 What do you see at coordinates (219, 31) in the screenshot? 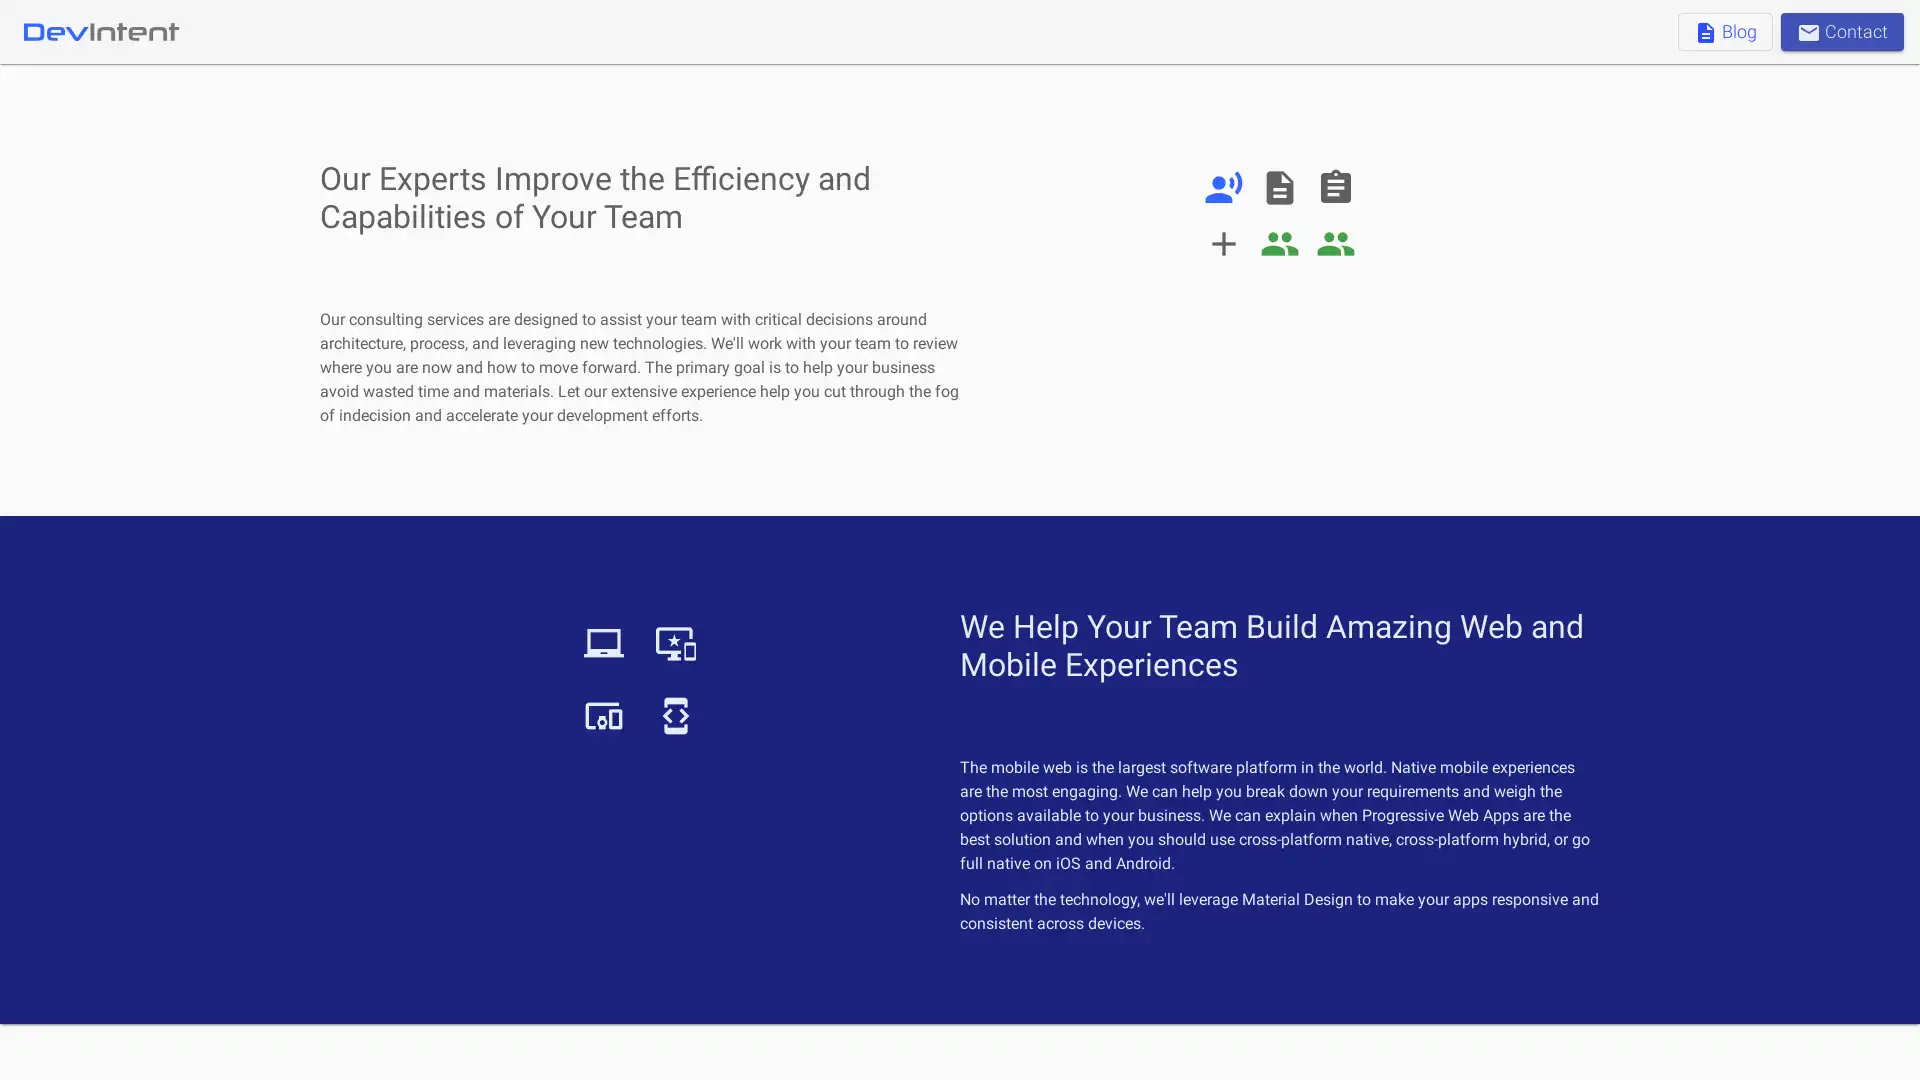
I see `Skip to main content` at bounding box center [219, 31].